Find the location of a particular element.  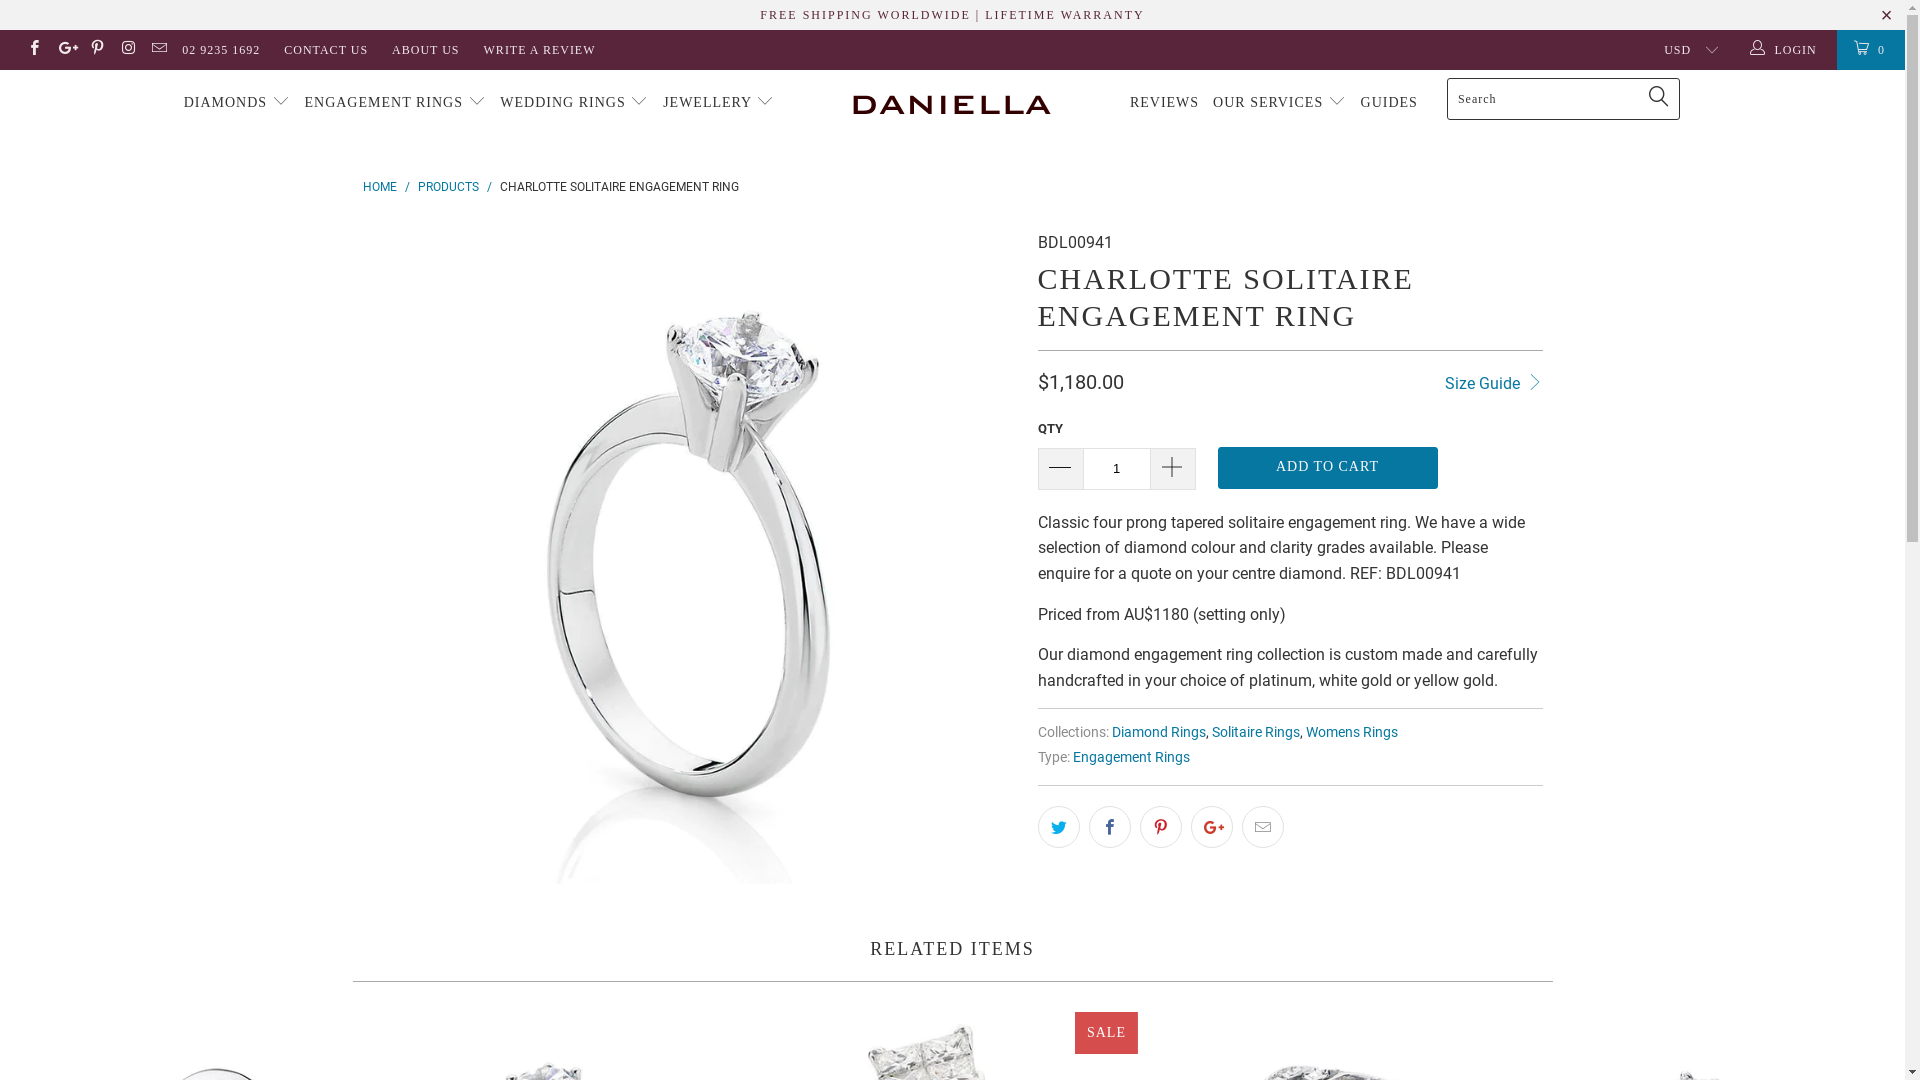

'Daniella Jewellers' is located at coordinates (951, 103).